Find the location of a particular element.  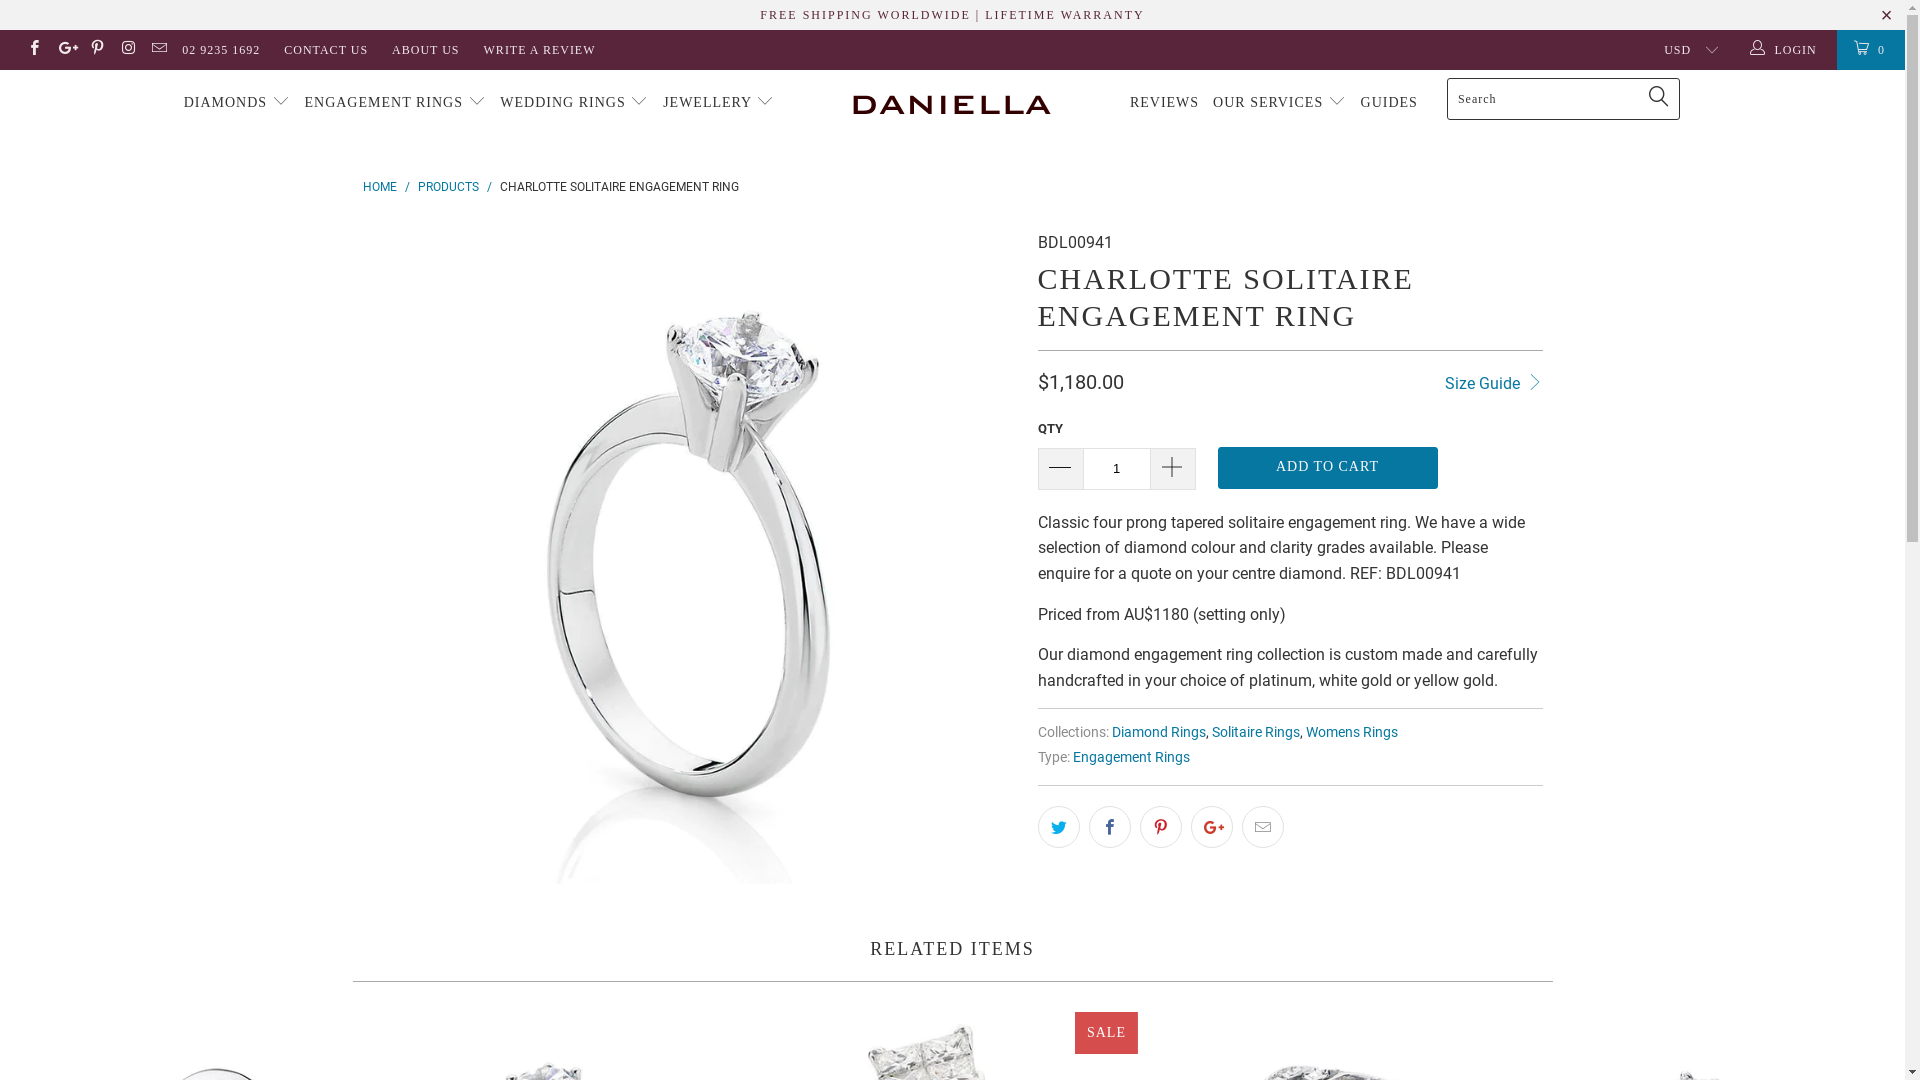

'Daniella Jewellers' is located at coordinates (951, 103).